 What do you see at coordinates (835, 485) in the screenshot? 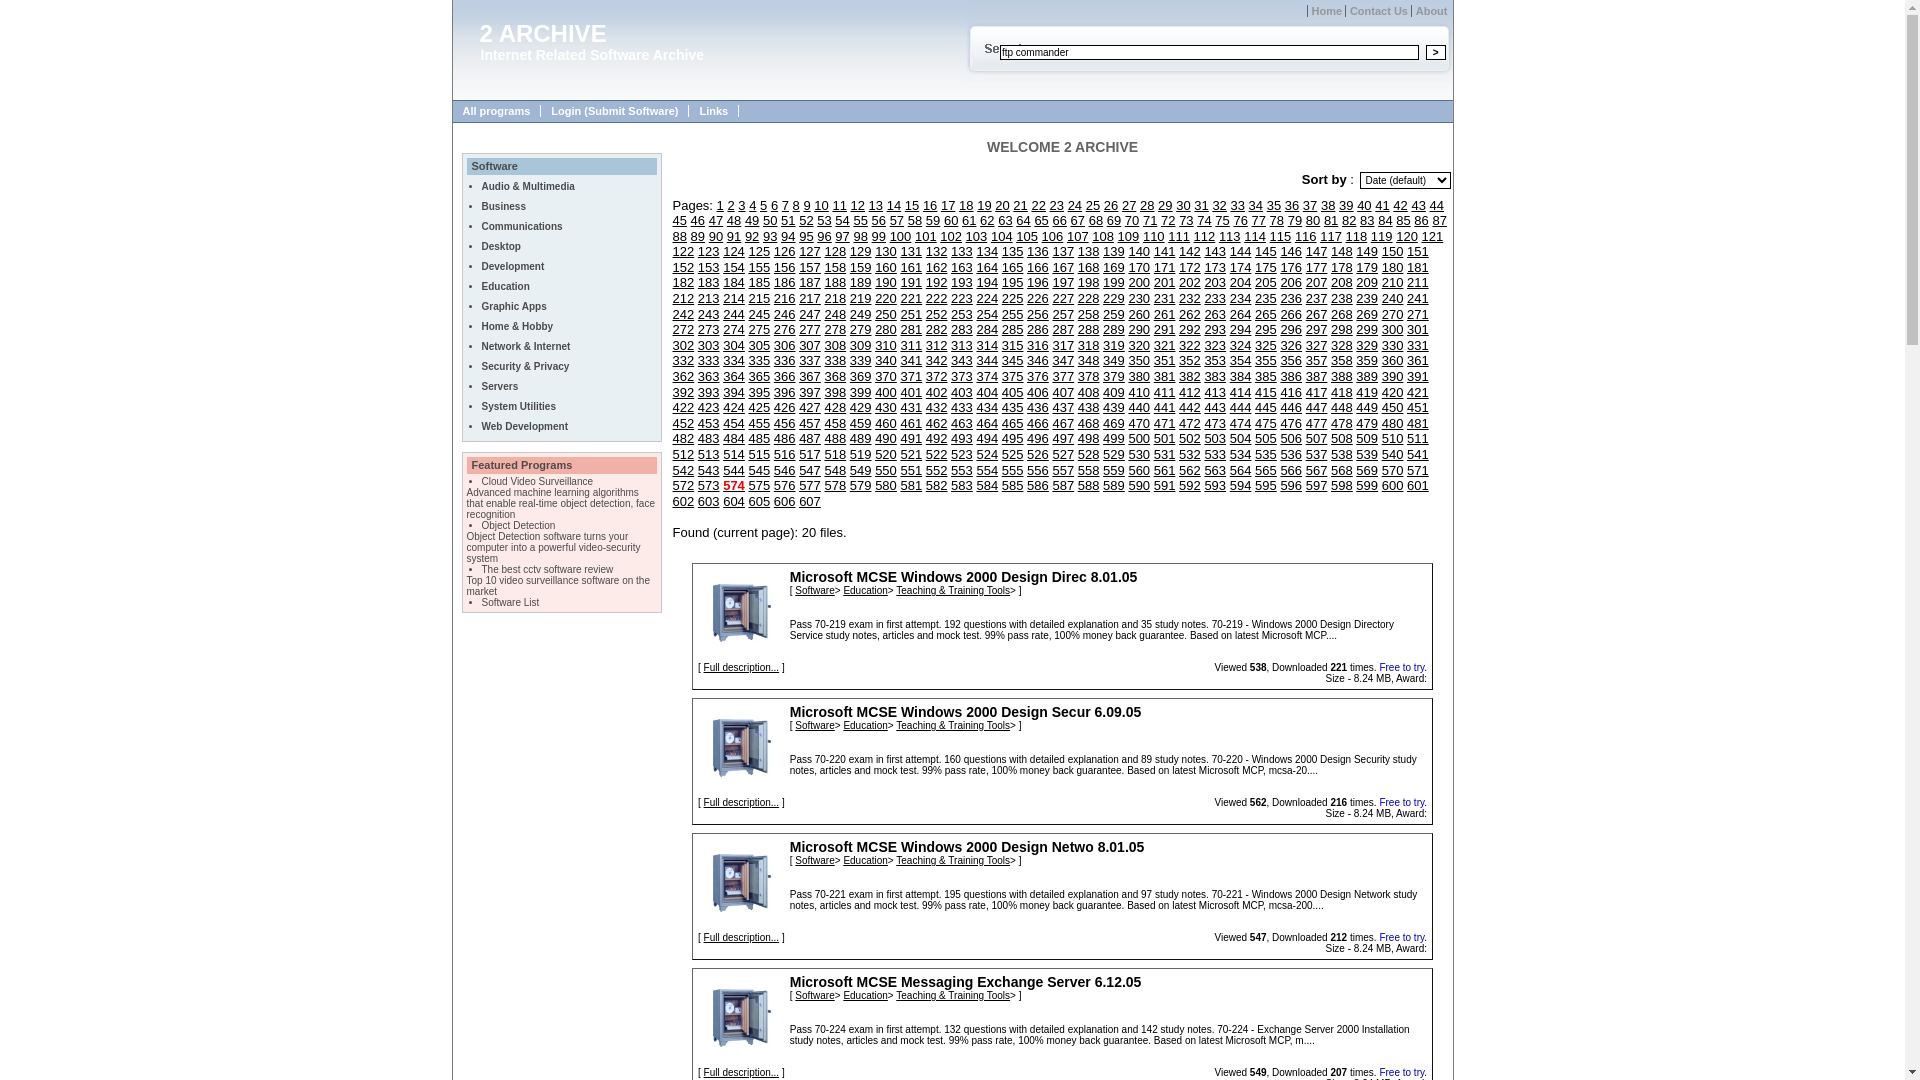
I see `'578'` at bounding box center [835, 485].